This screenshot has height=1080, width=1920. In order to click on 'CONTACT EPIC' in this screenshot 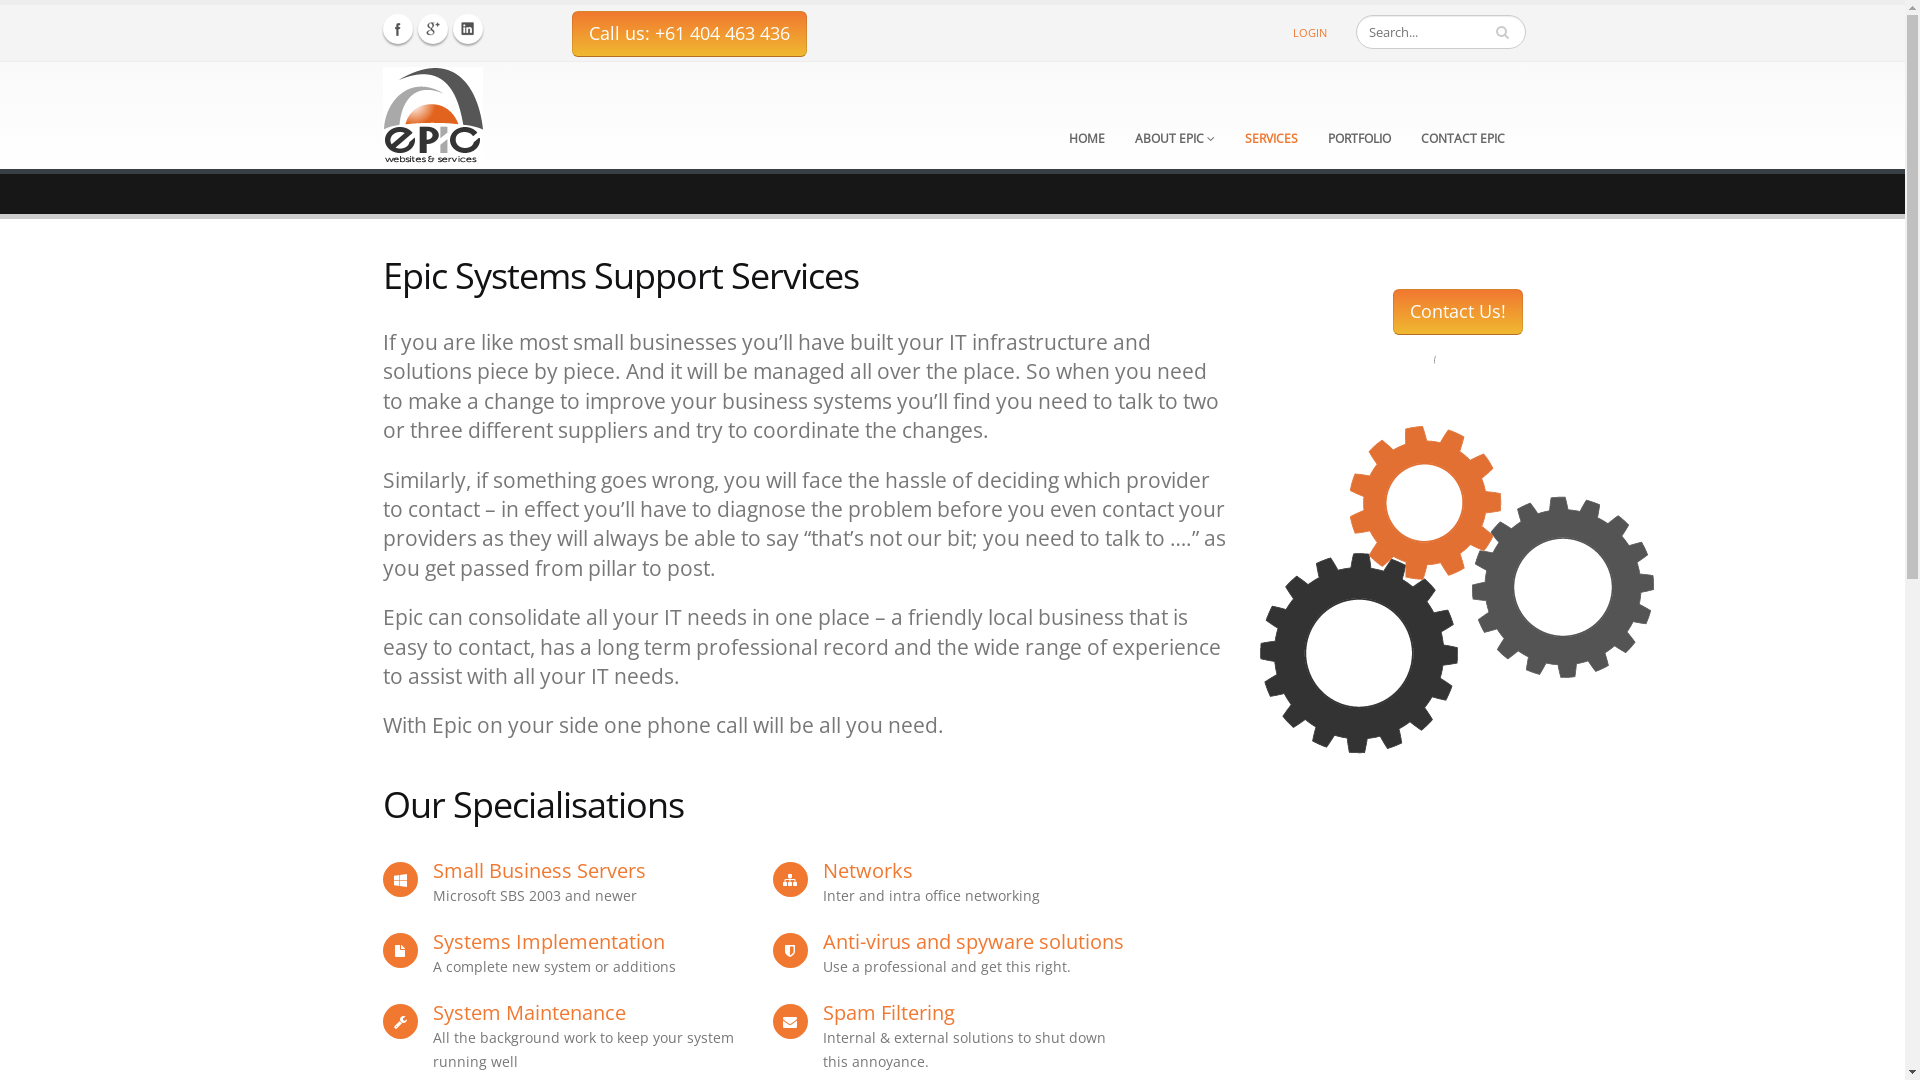, I will do `click(1463, 123)`.